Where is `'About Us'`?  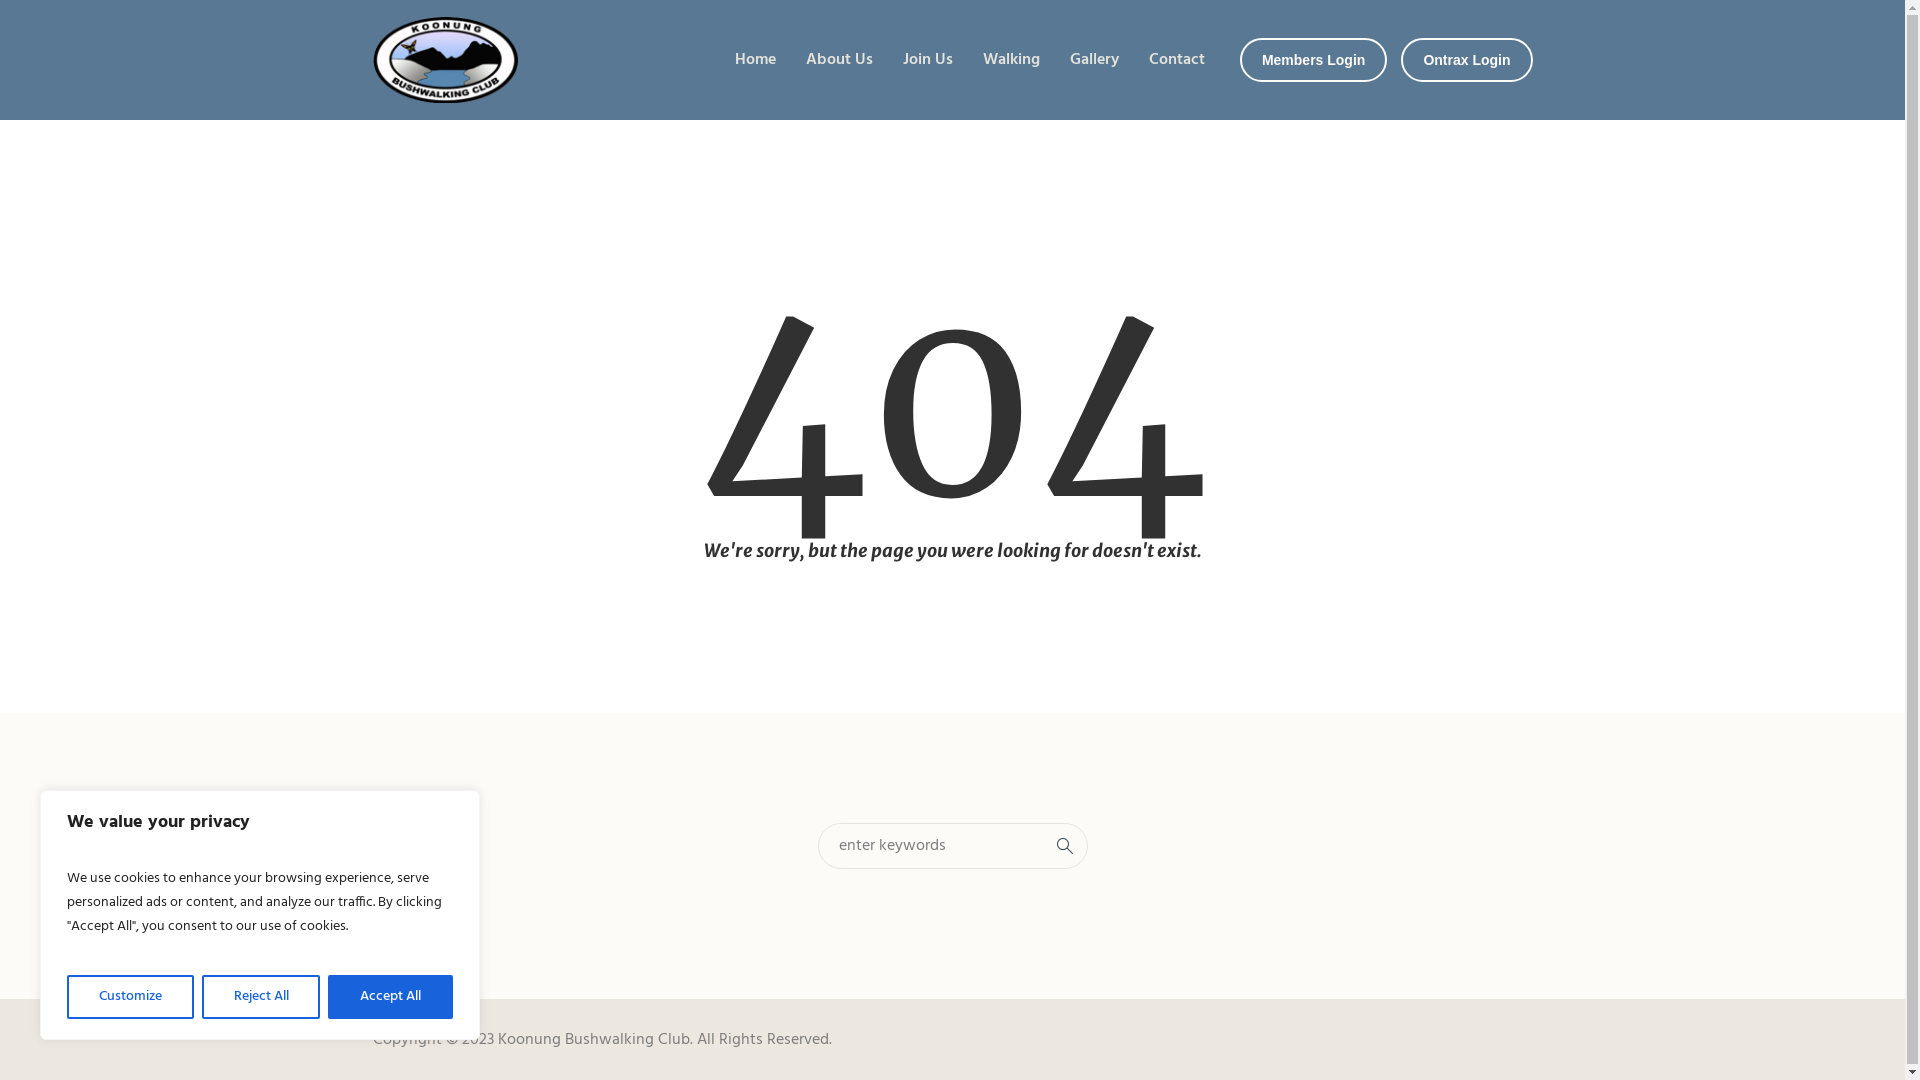 'About Us' is located at coordinates (839, 59).